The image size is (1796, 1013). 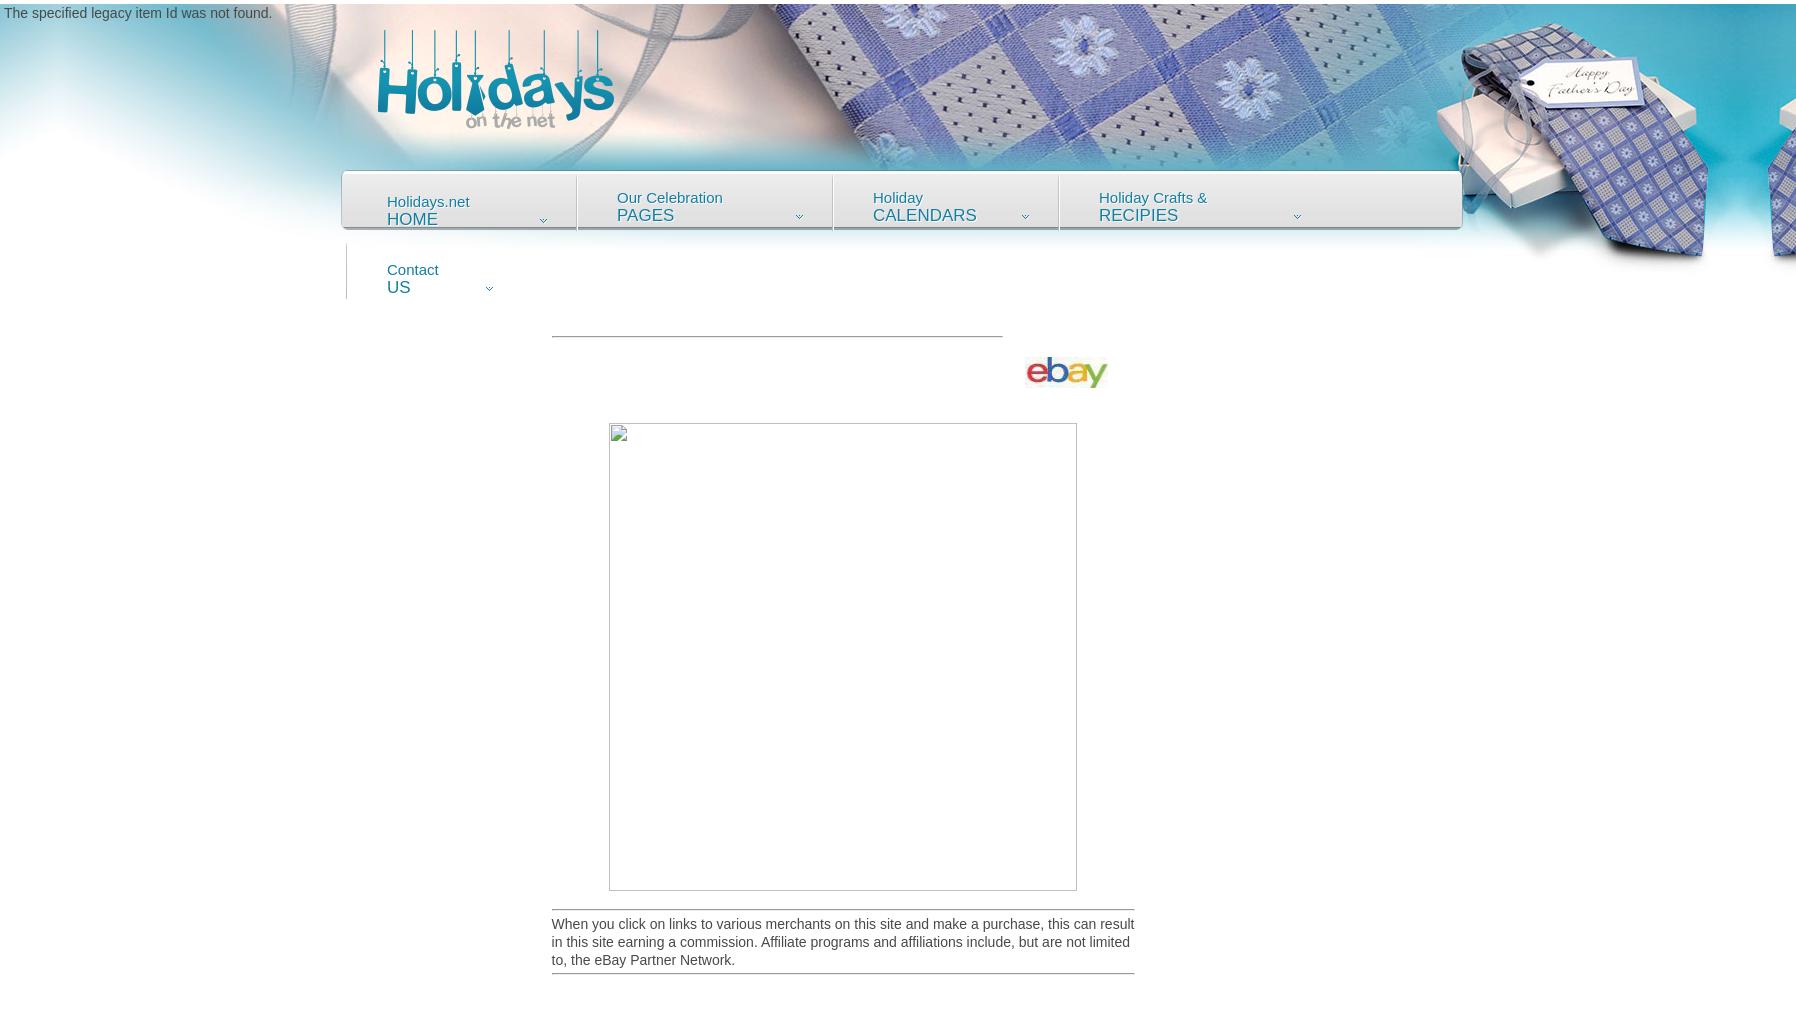 What do you see at coordinates (644, 214) in the screenshot?
I see `'Pages'` at bounding box center [644, 214].